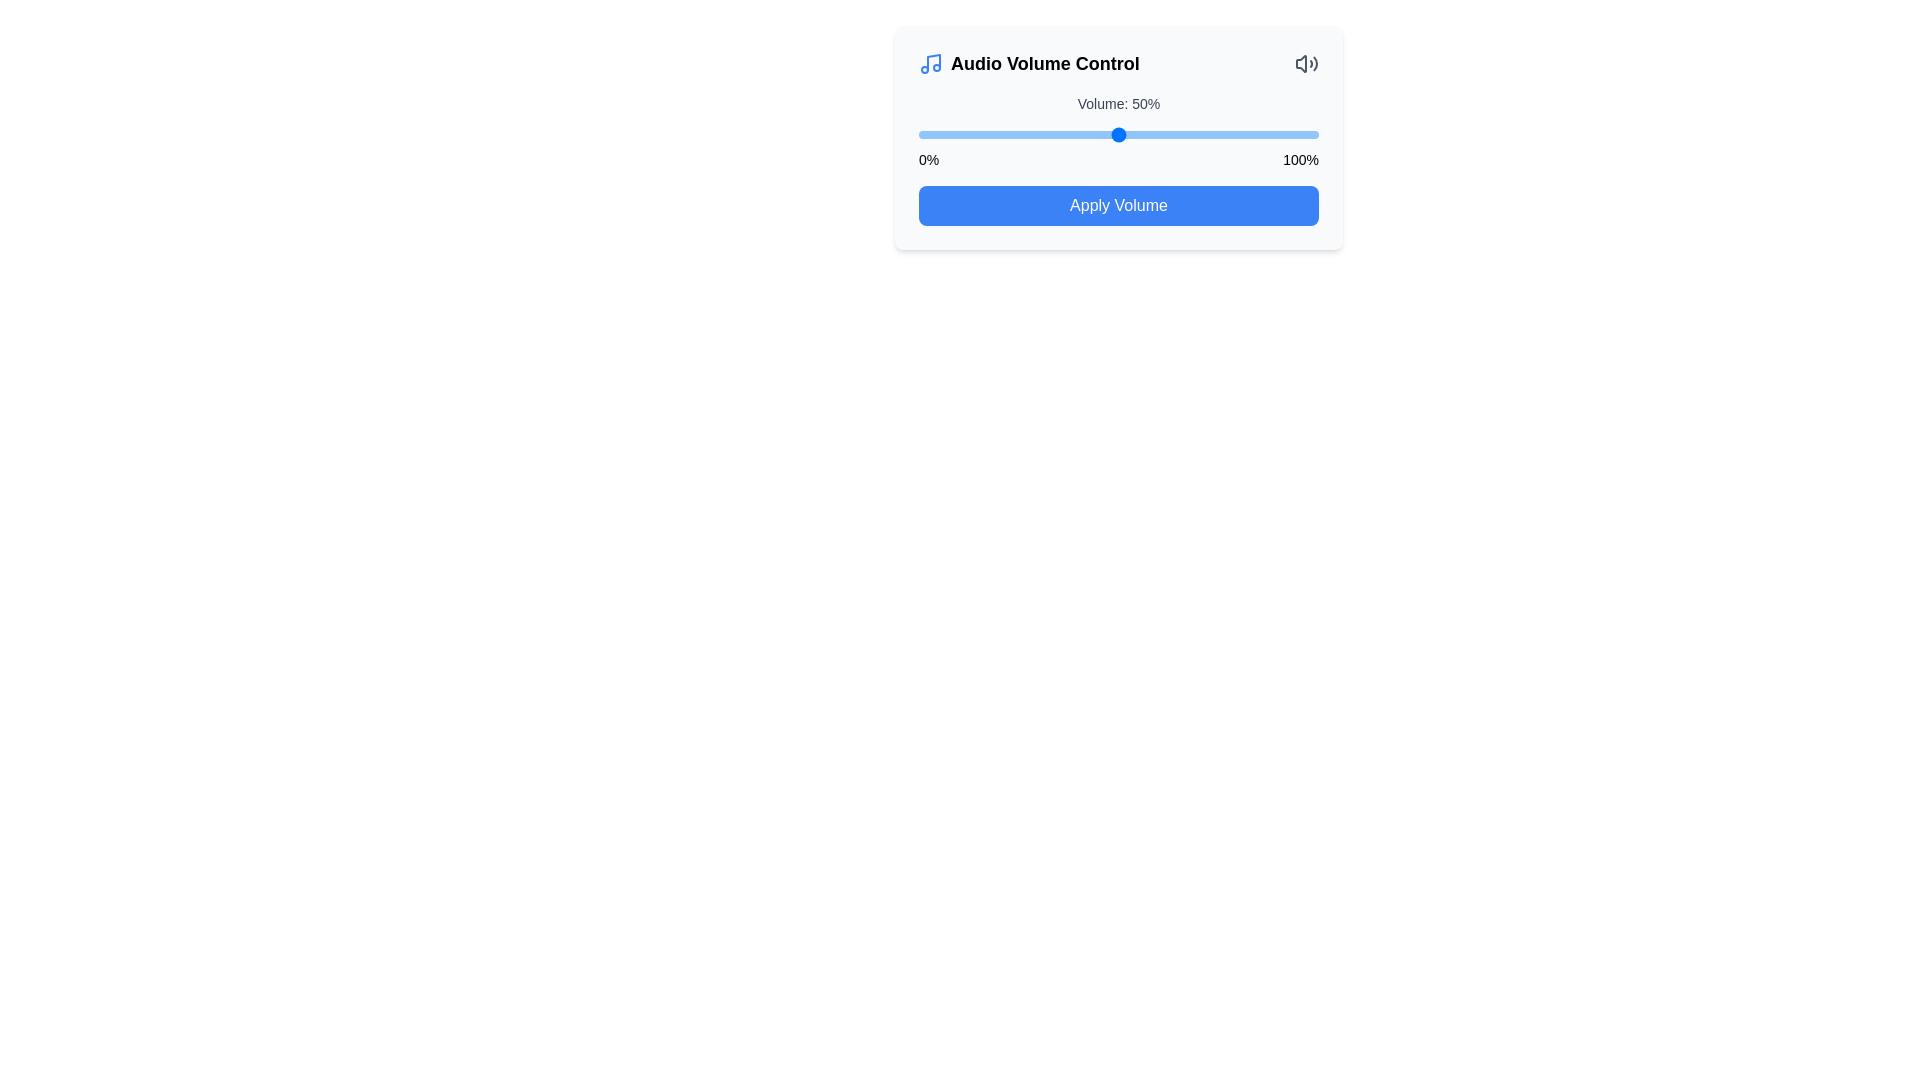 This screenshot has width=1920, height=1080. Describe the element at coordinates (1117, 205) in the screenshot. I see `the confirm button located below the 'Volume: 50%' slider to observe the hover effect` at that location.